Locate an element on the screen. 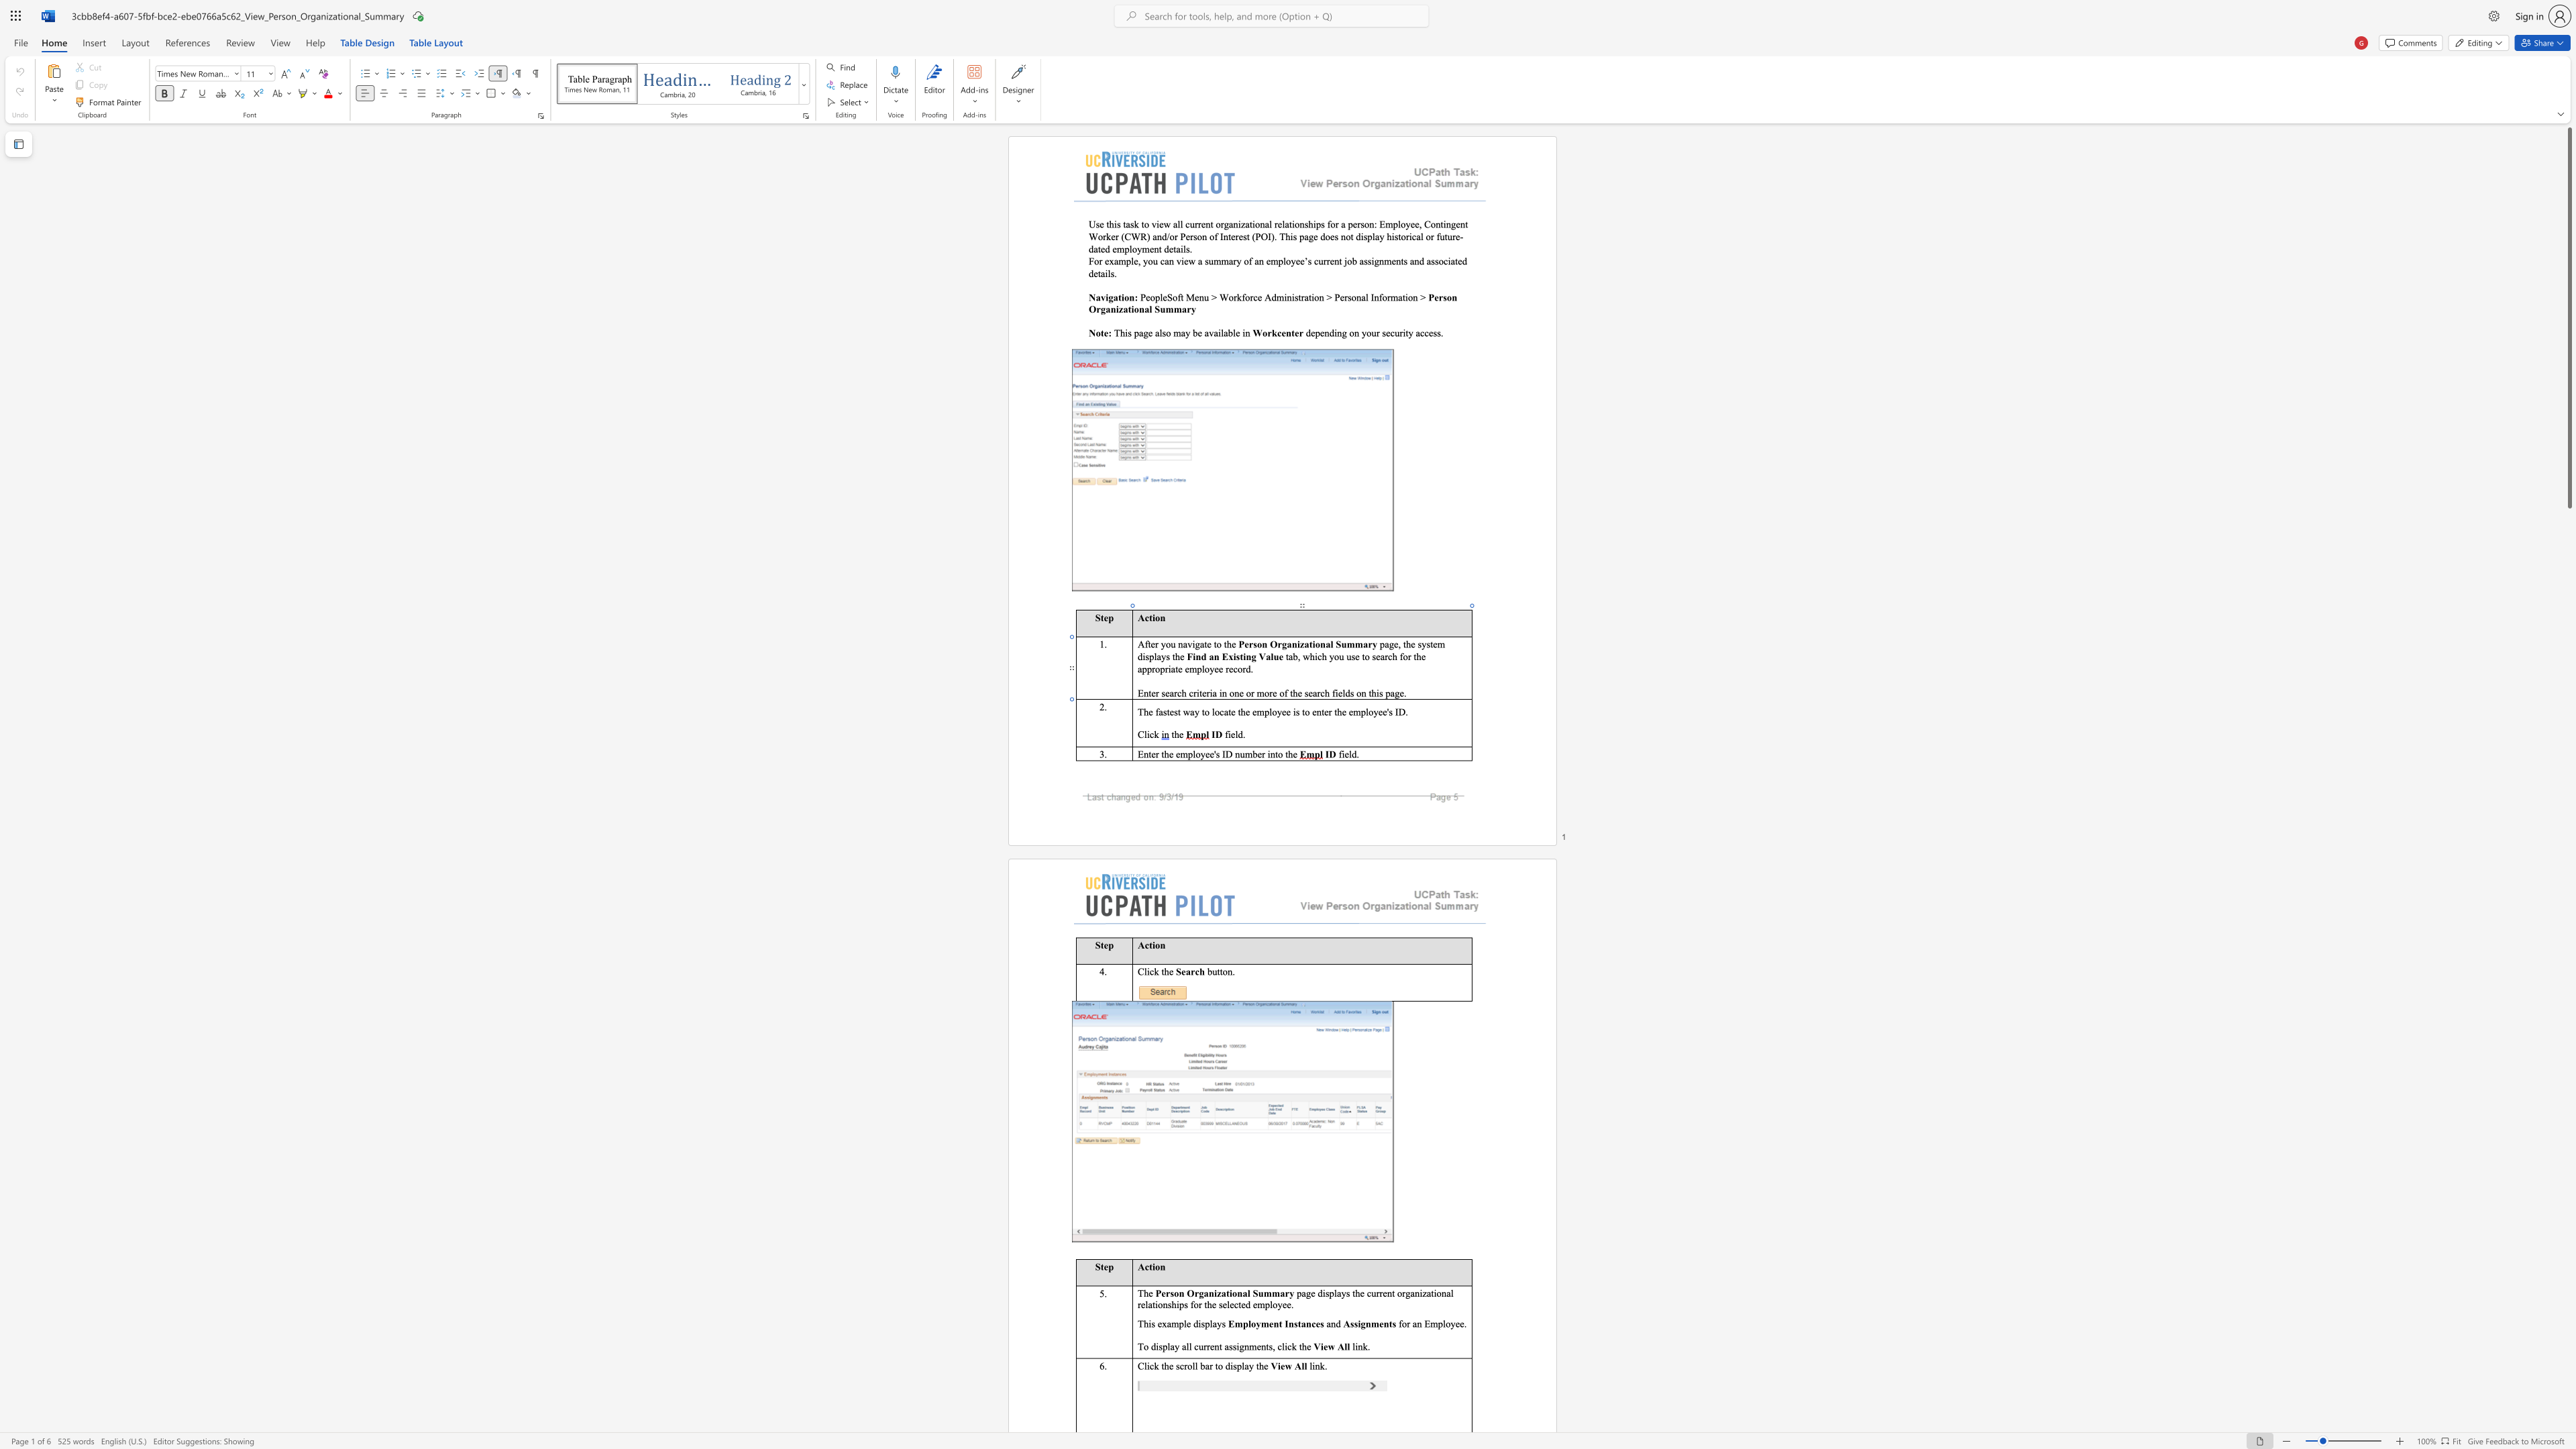 The width and height of the screenshot is (2576, 1449). the 2th character "n" in the text is located at coordinates (1211, 1293).